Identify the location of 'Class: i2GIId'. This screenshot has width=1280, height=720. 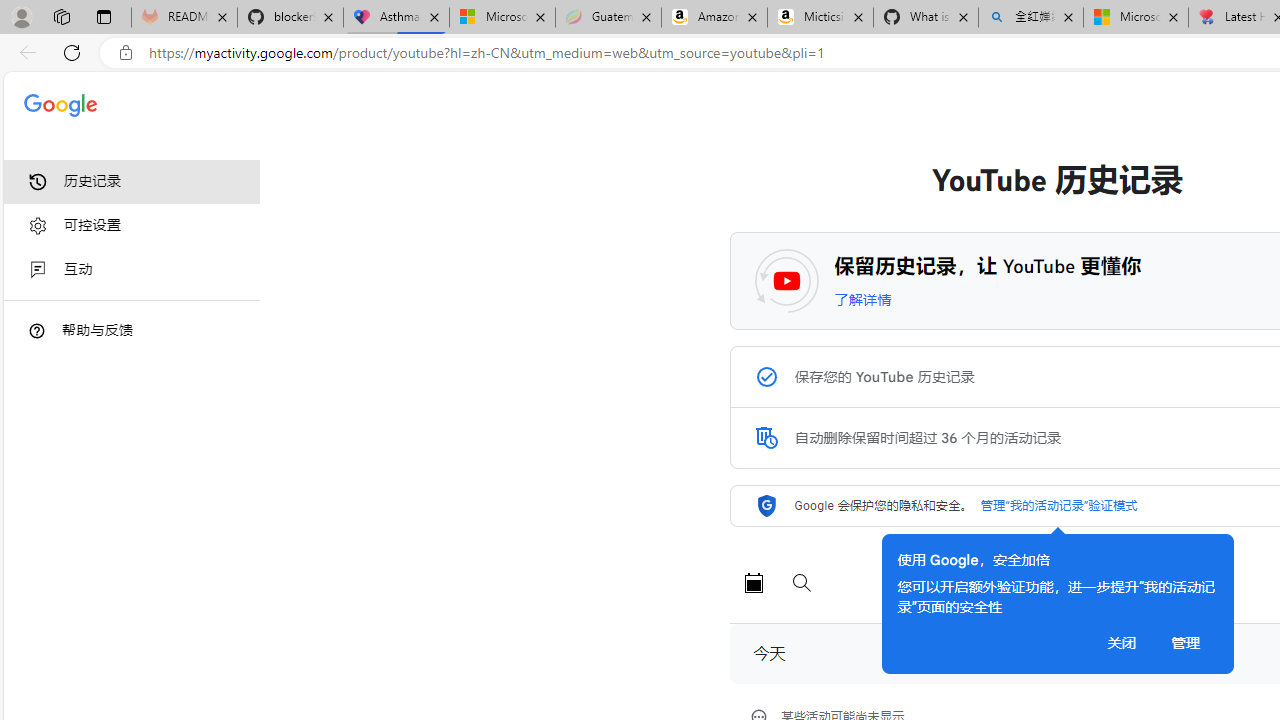
(38, 270).